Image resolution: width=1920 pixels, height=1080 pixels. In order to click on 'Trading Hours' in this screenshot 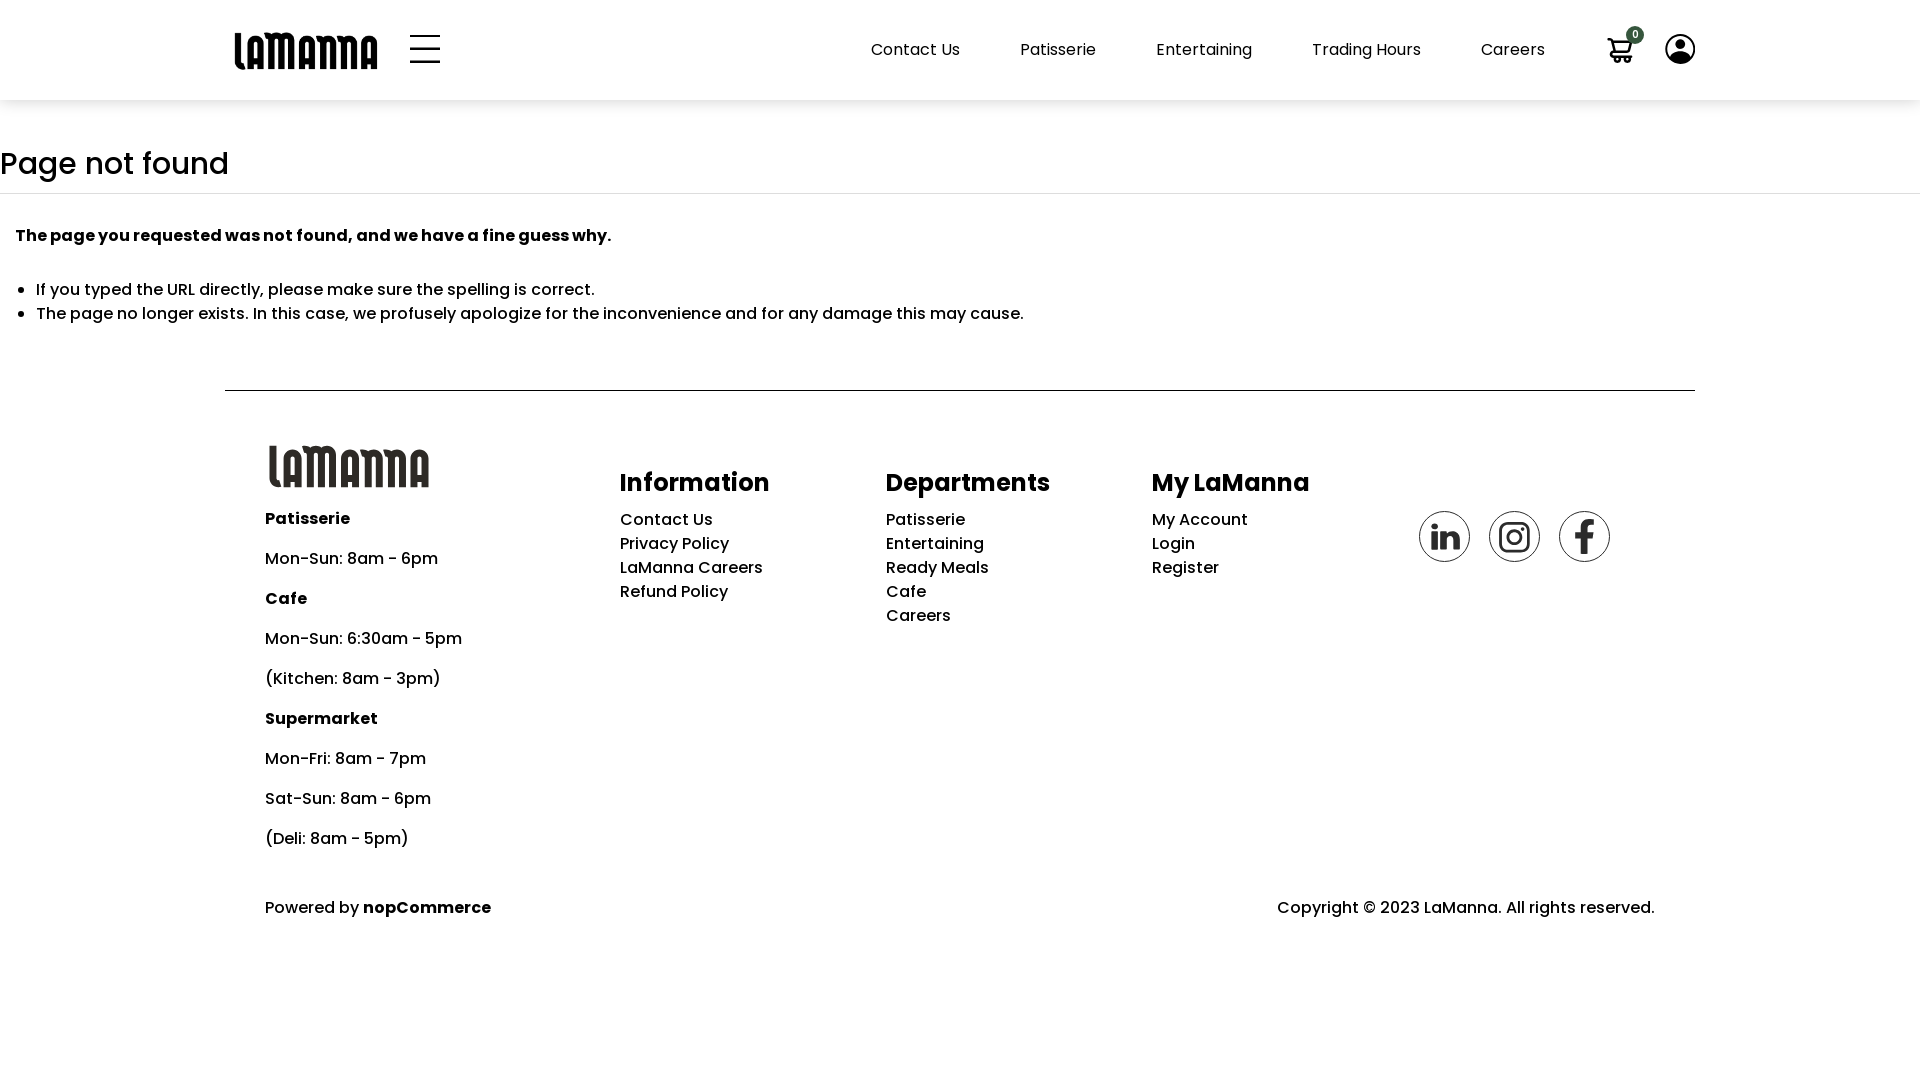, I will do `click(1301, 49)`.